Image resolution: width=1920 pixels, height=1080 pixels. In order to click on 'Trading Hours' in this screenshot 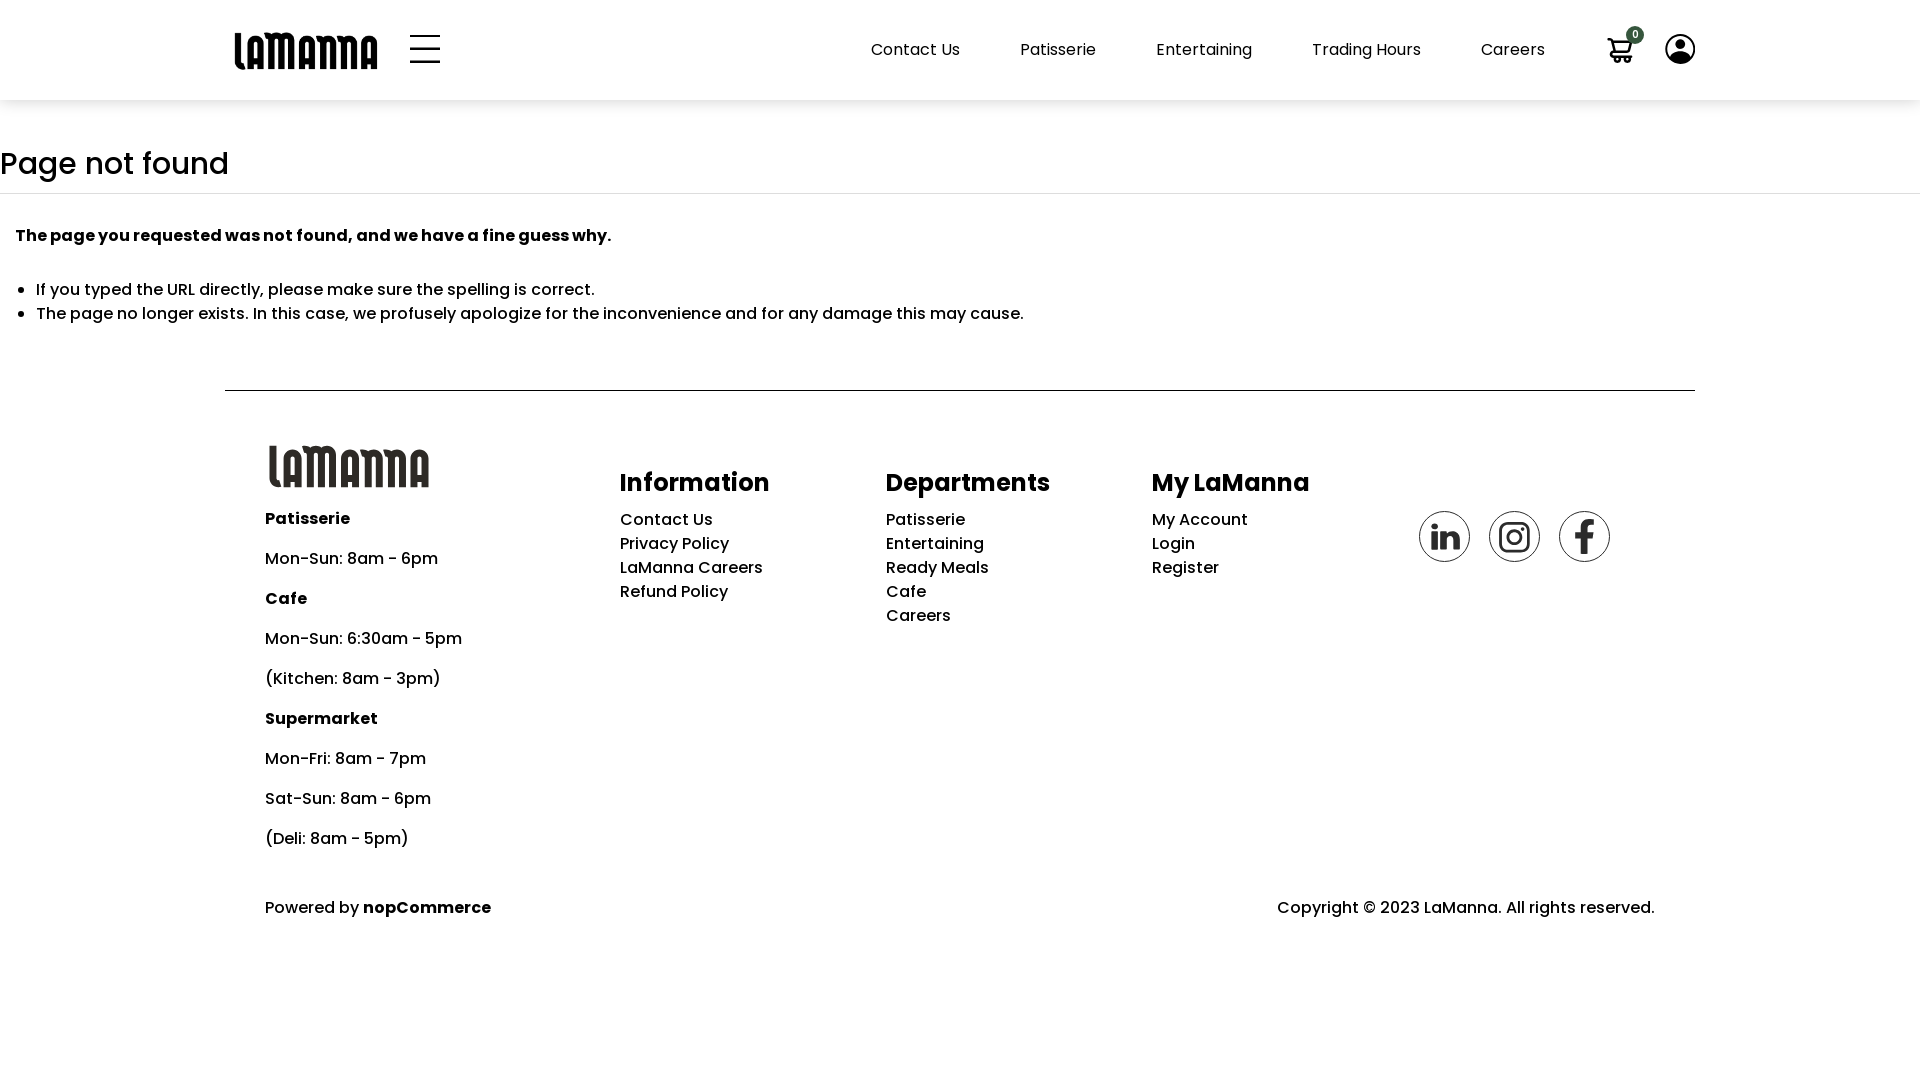, I will do `click(1301, 49)`.